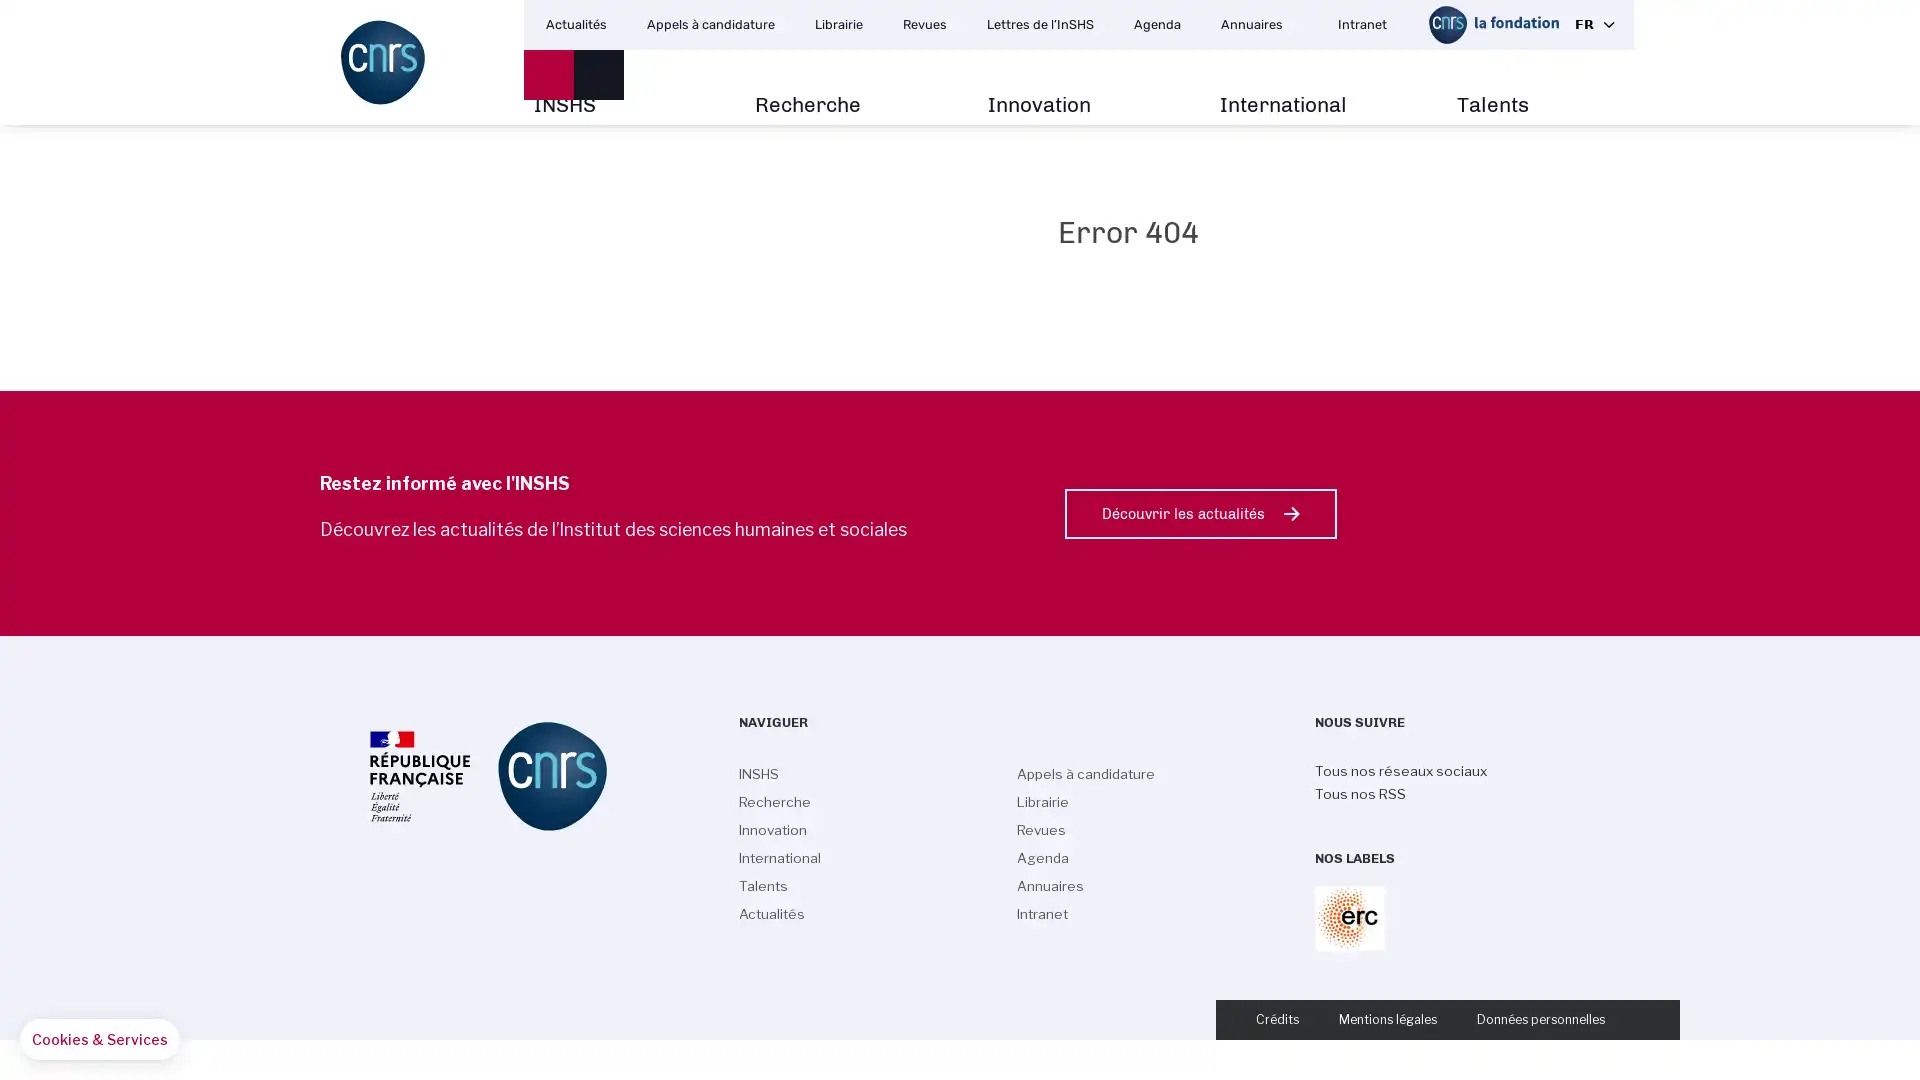 The image size is (1920, 1080). I want to click on Manage your preferences about cookies, so click(99, 1037).